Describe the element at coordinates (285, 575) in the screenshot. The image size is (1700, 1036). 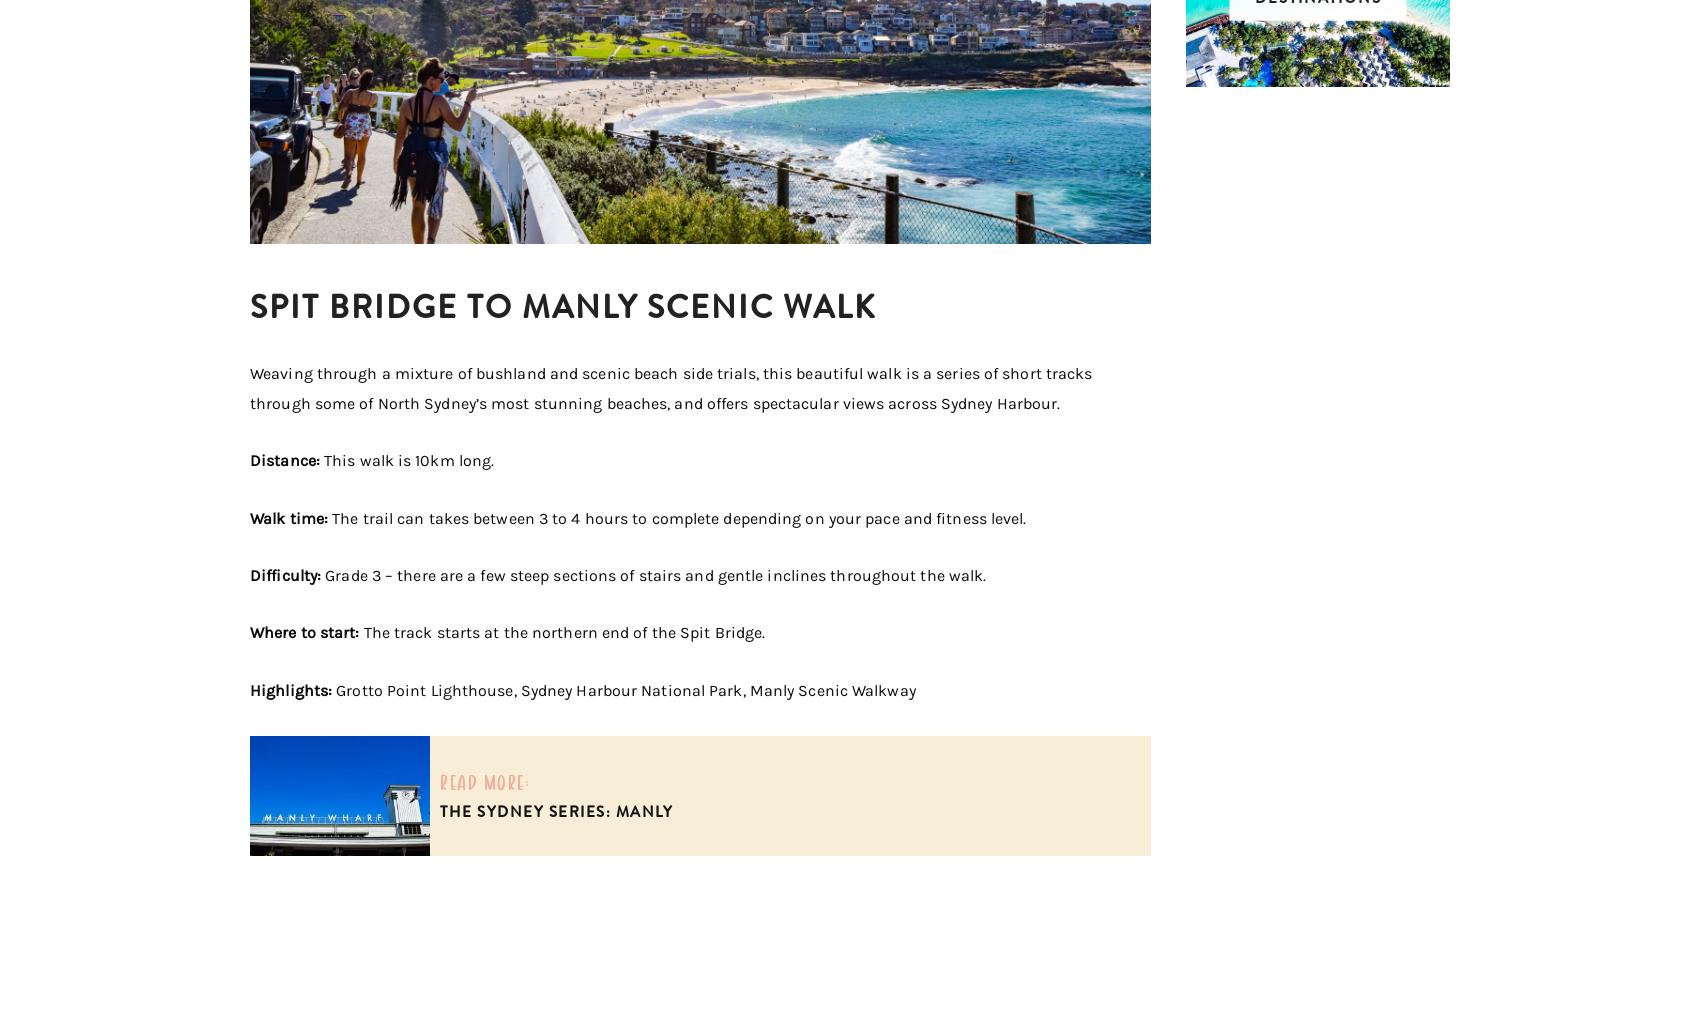
I see `'Difficulty:'` at that location.